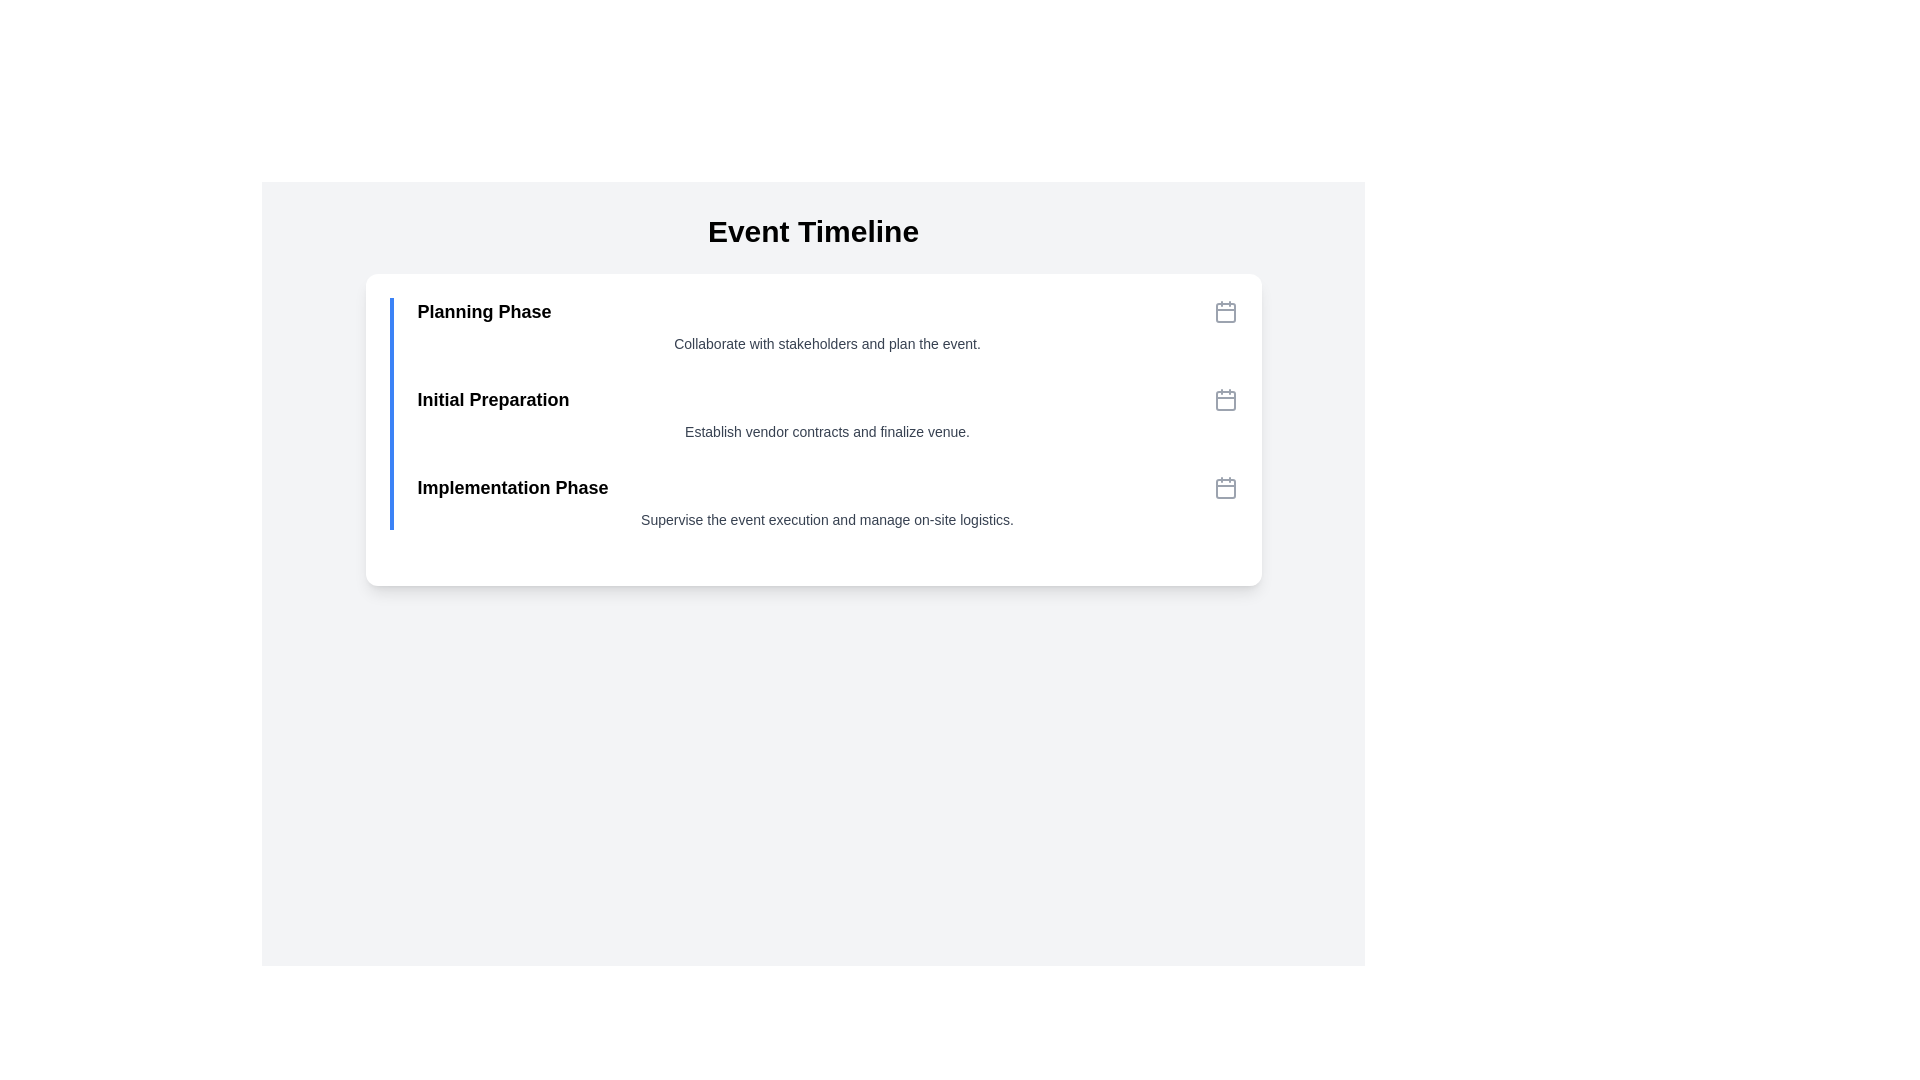 This screenshot has width=1920, height=1080. I want to click on 'Planning Phase' text label, which is the first item in a vertical list structure and is aligned to the left under the main title of the page, so click(484, 312).